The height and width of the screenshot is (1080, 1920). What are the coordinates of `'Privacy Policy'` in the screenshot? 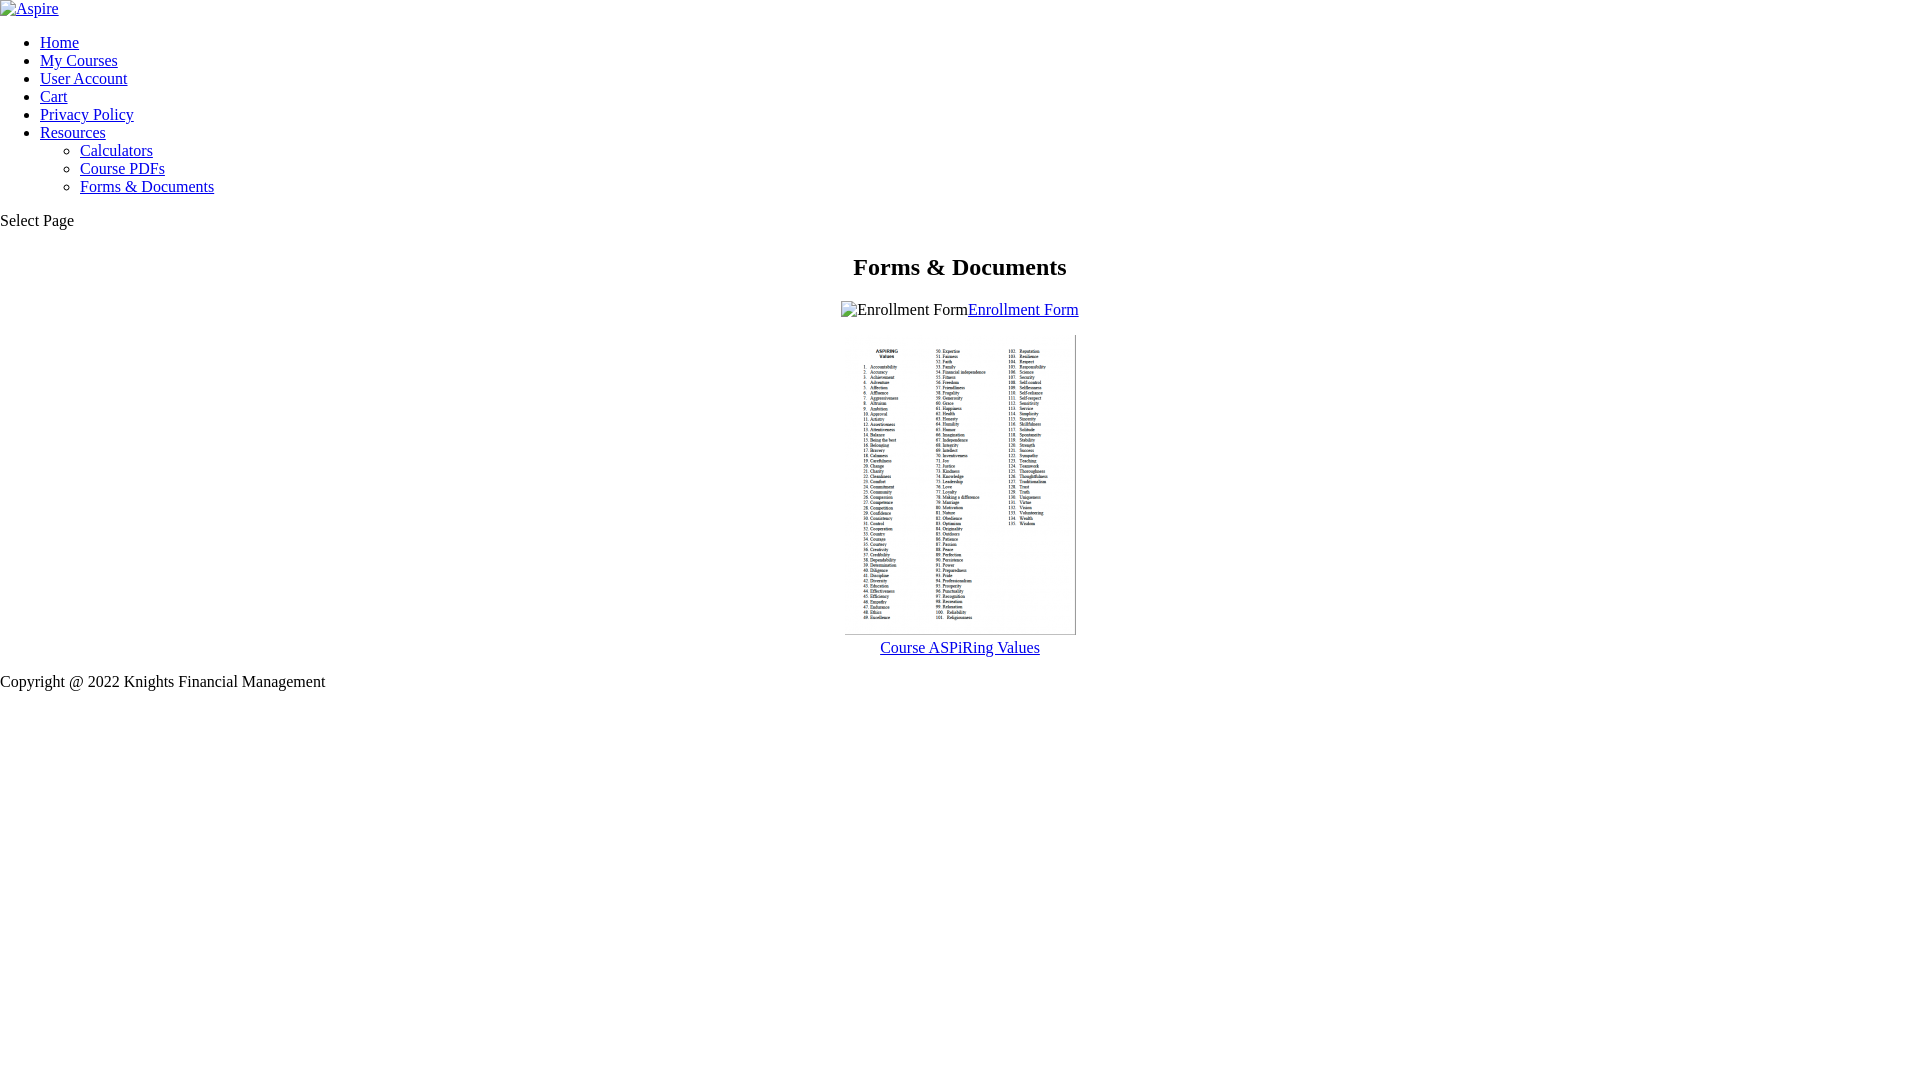 It's located at (85, 114).